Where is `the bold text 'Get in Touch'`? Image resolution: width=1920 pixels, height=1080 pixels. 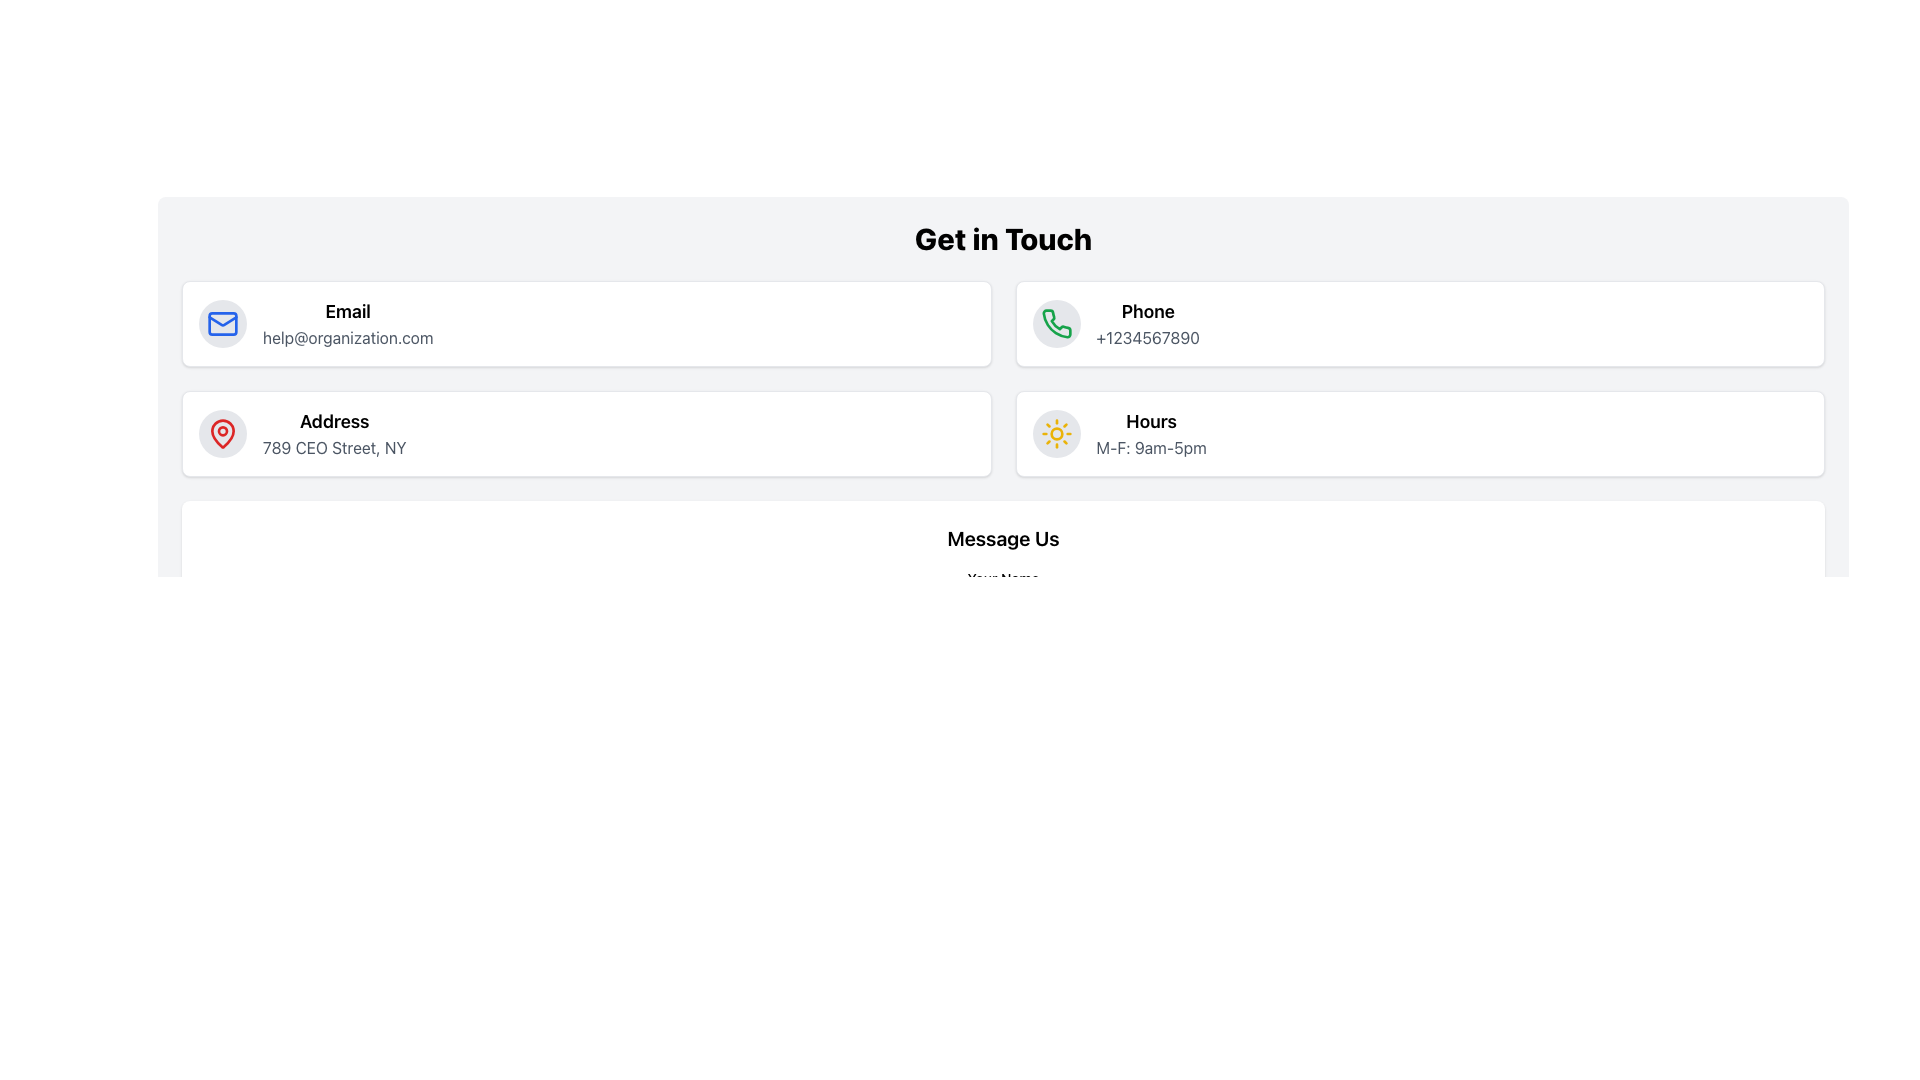
the bold text 'Get in Touch' is located at coordinates (1003, 238).